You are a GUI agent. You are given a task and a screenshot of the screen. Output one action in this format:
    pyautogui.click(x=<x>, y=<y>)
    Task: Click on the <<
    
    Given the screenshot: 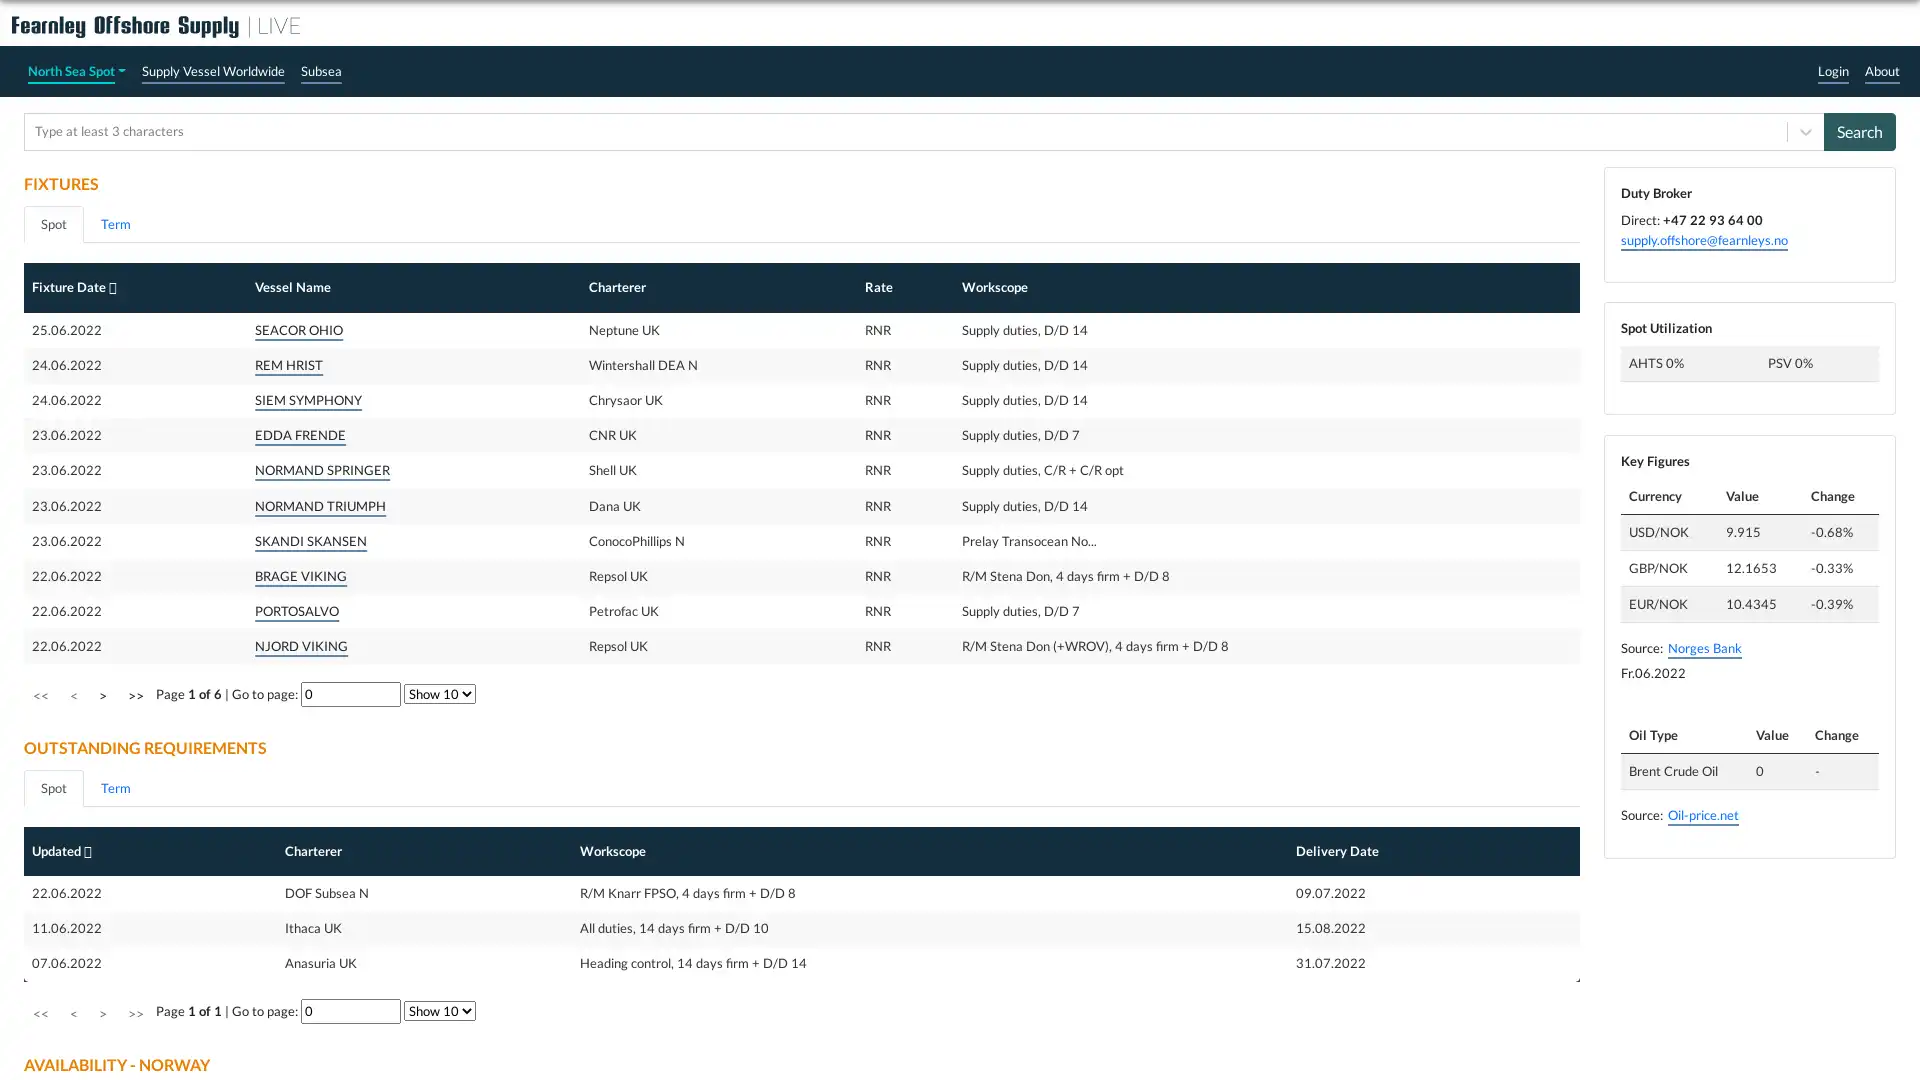 What is the action you would take?
    pyautogui.click(x=41, y=1012)
    